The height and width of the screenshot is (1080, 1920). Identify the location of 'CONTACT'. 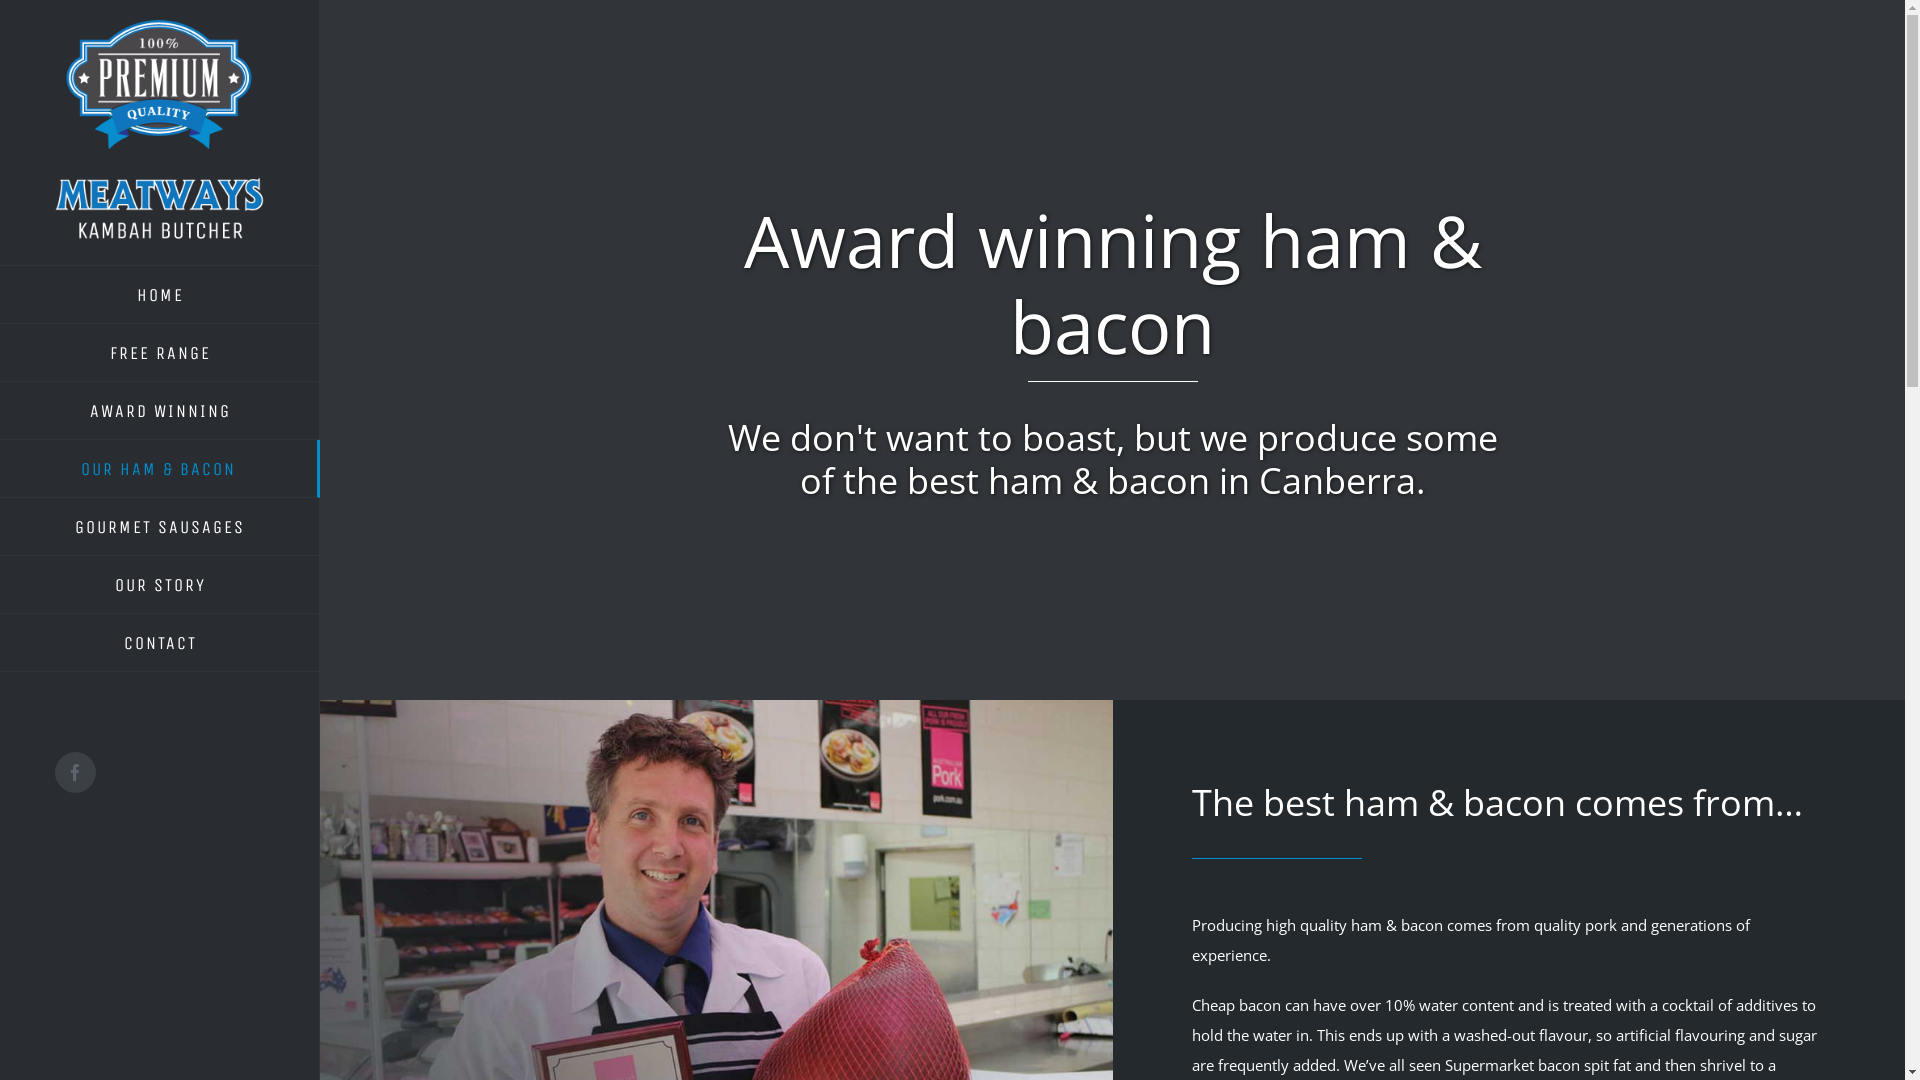
(158, 643).